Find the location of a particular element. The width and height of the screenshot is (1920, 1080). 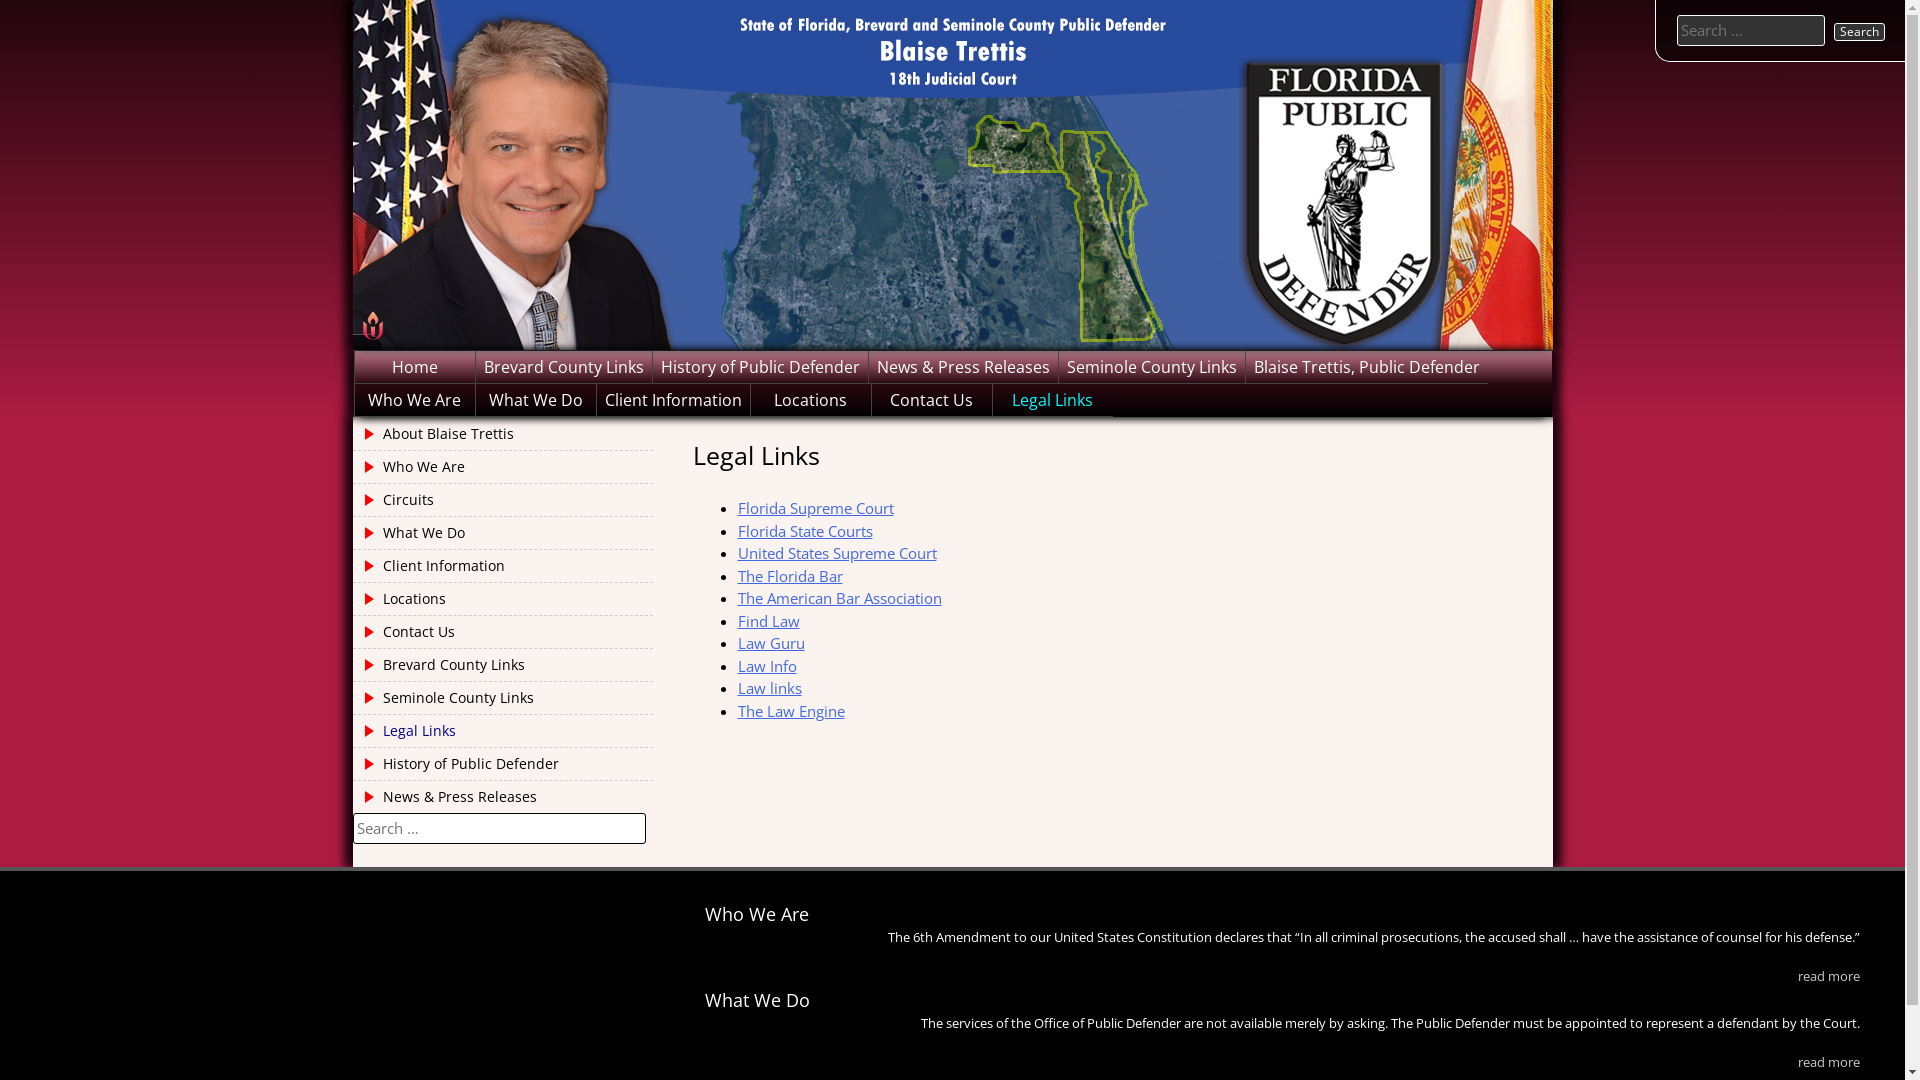

'Seminole County Links' is located at coordinates (502, 697).